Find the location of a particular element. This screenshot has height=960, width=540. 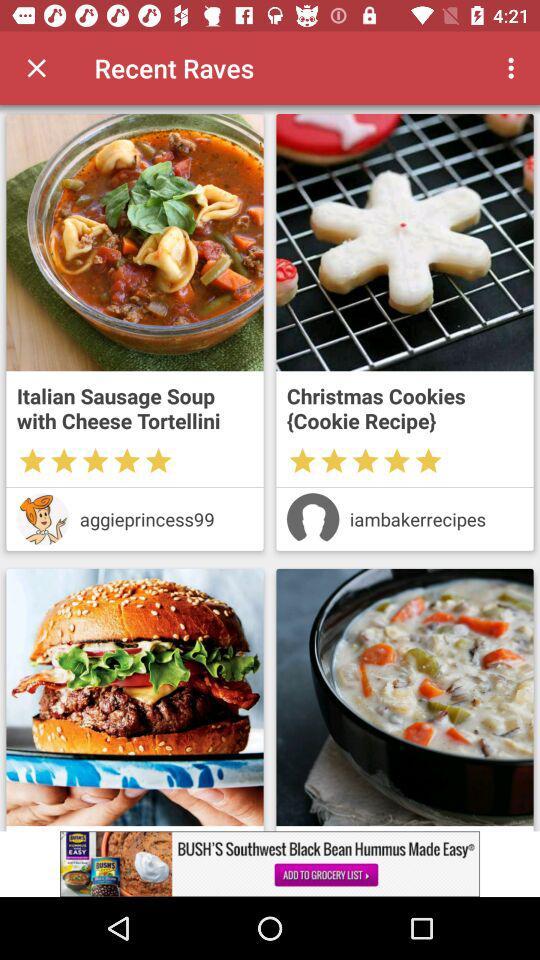

open profile is located at coordinates (43, 518).